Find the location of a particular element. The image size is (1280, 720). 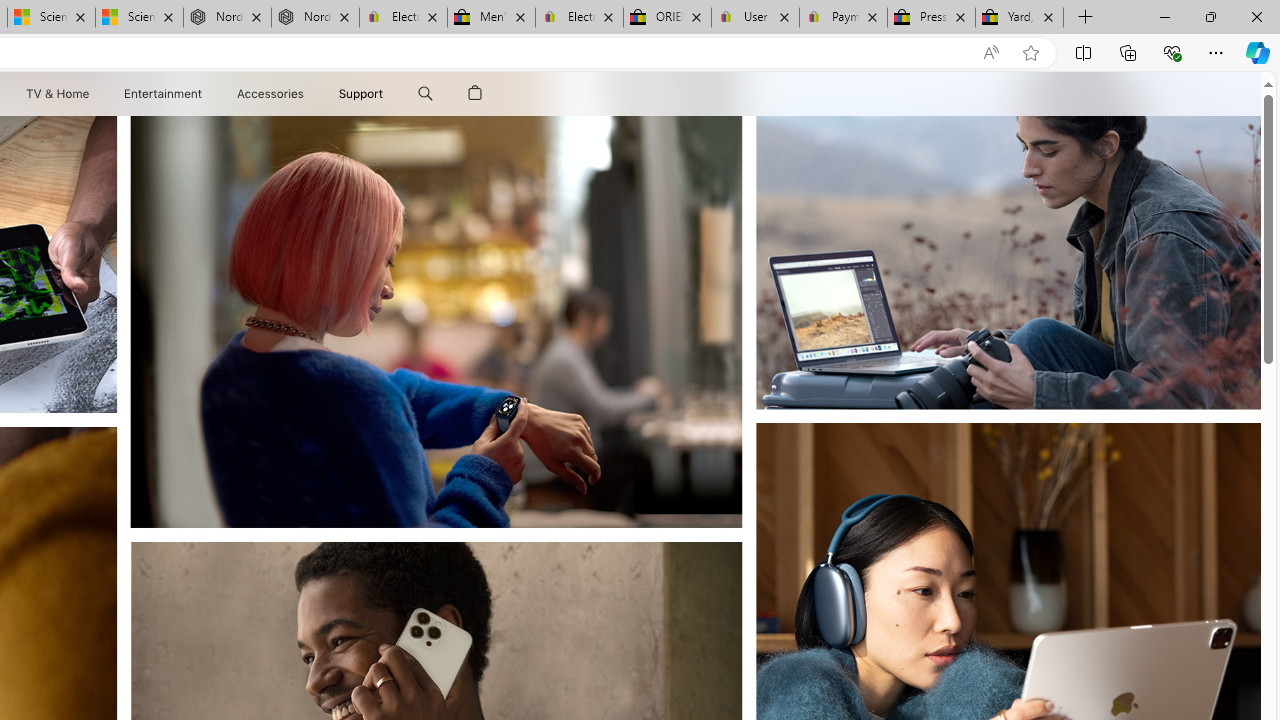

'Support' is located at coordinates (361, 93).